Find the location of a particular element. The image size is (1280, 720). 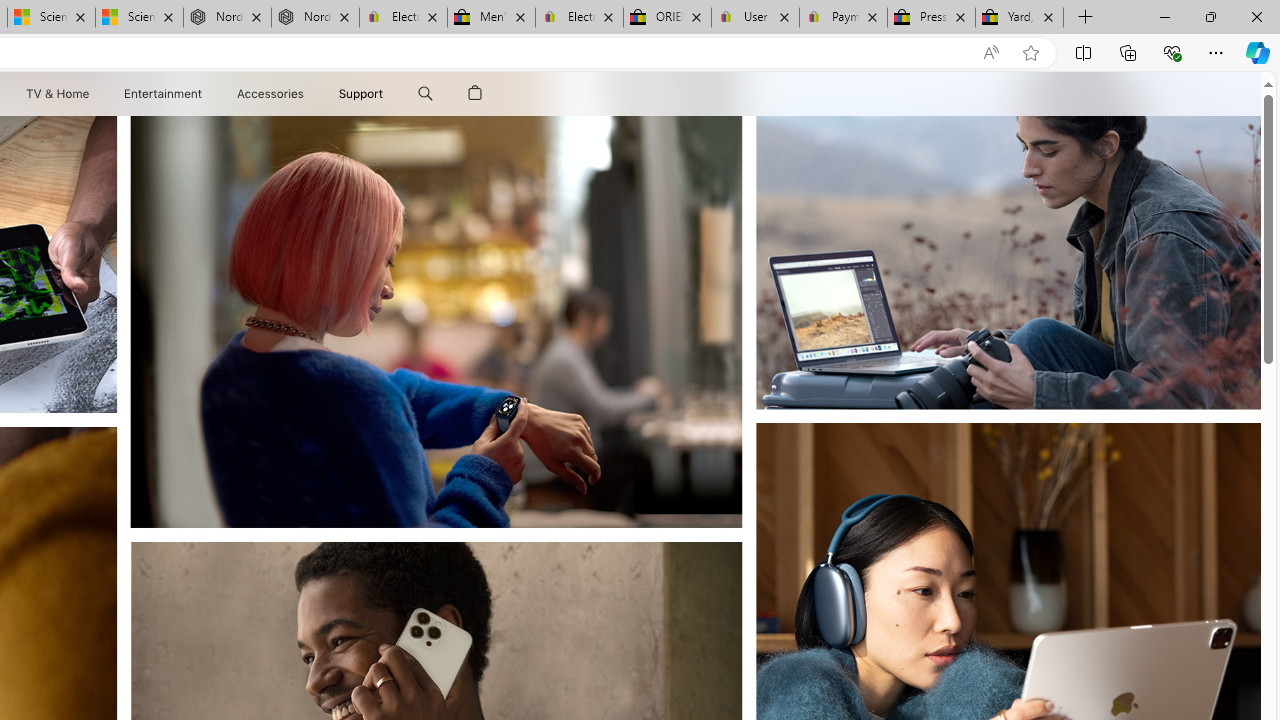

'Support' is located at coordinates (361, 93).